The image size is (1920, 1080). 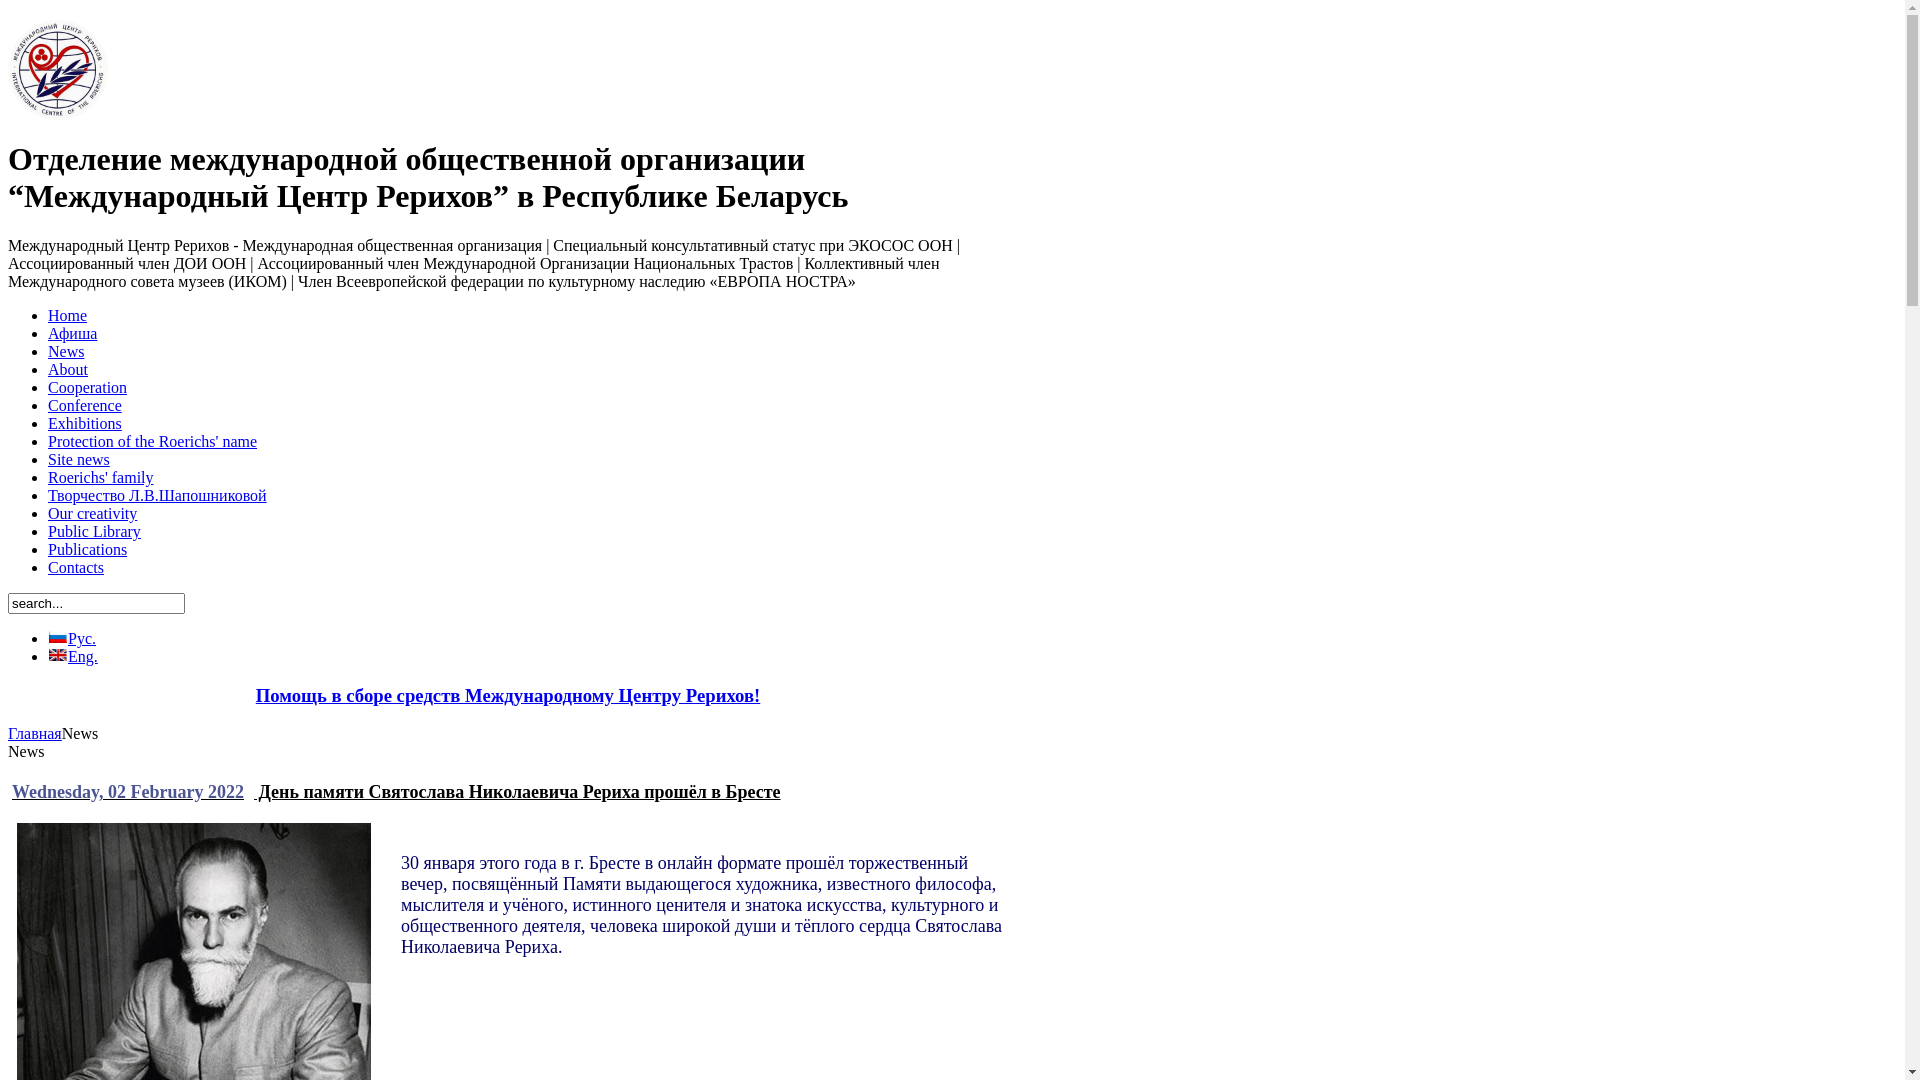 What do you see at coordinates (151, 440) in the screenshot?
I see `'Protection of the Roerichs' name'` at bounding box center [151, 440].